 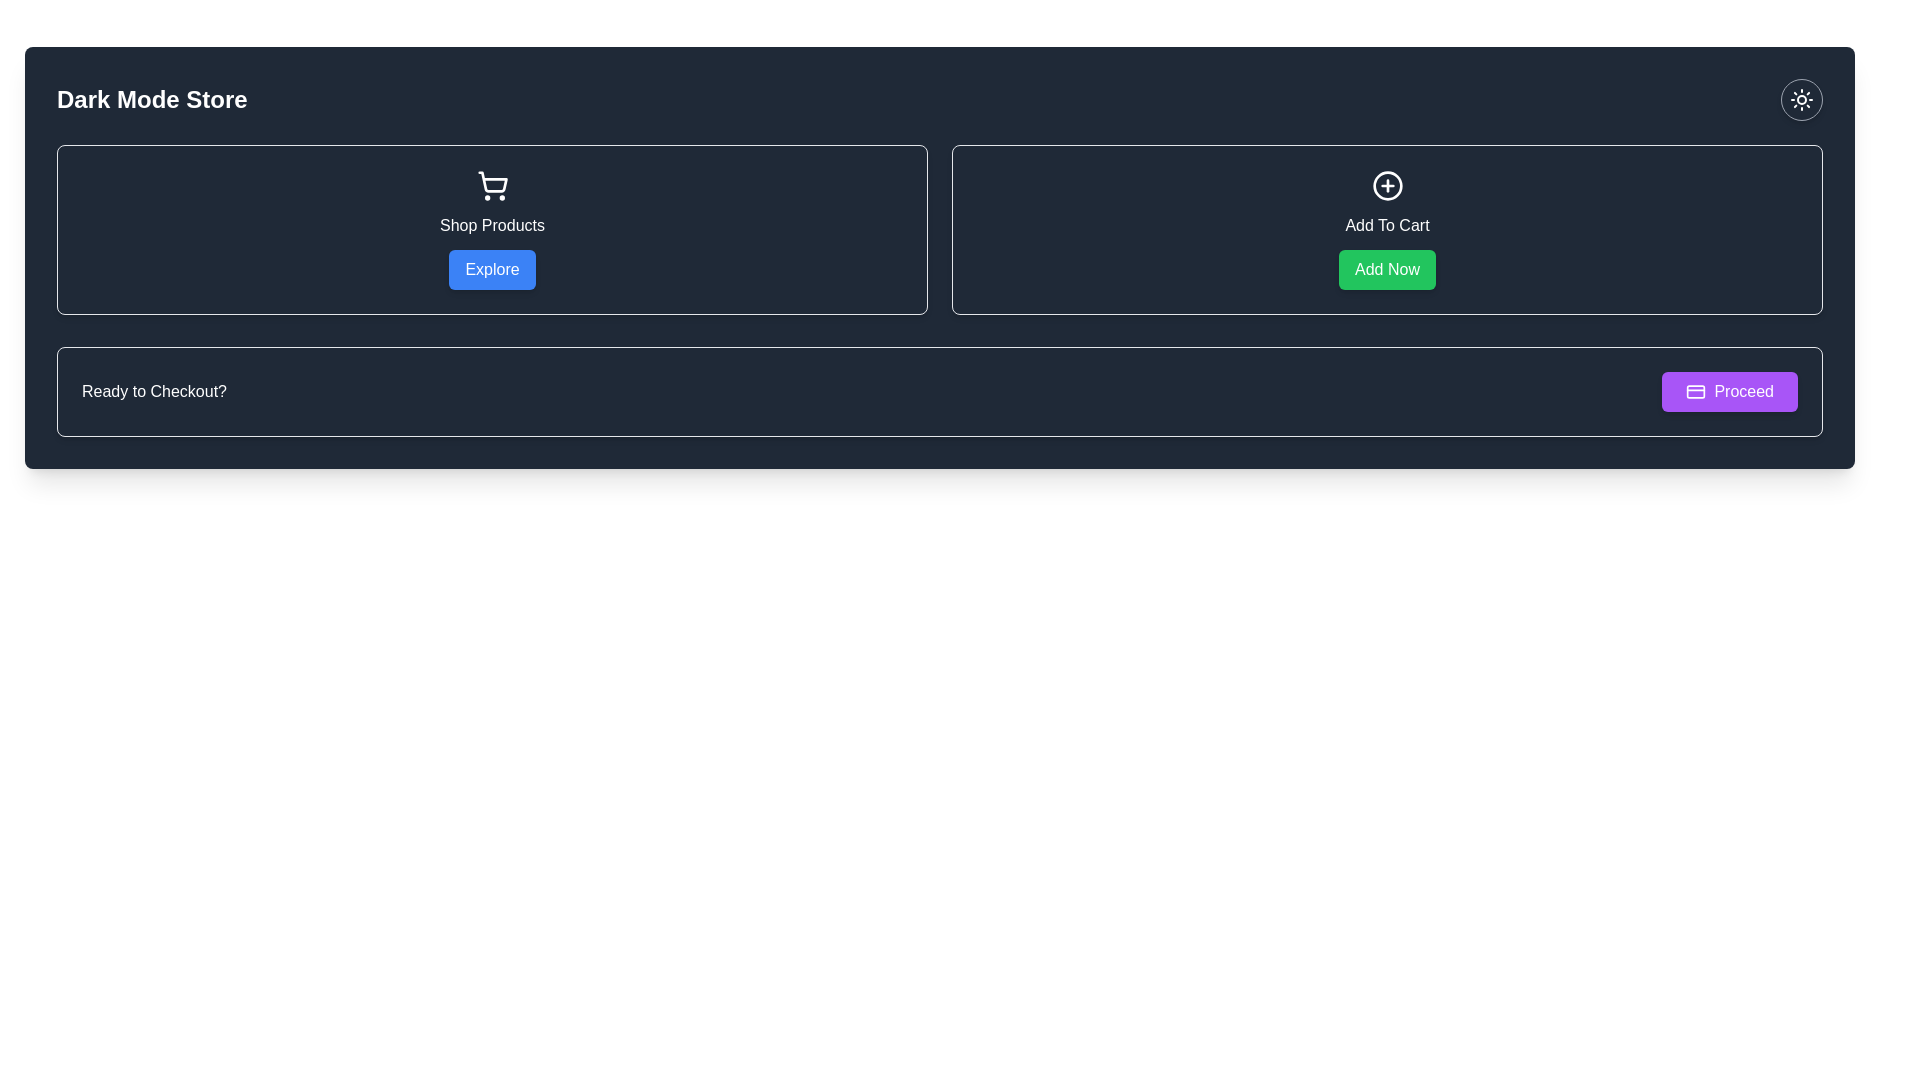 I want to click on the 'Add To Cart' text label, which is displayed in medium-weight font on a dark background, located below a circular icon with a plus sign, so click(x=1386, y=225).